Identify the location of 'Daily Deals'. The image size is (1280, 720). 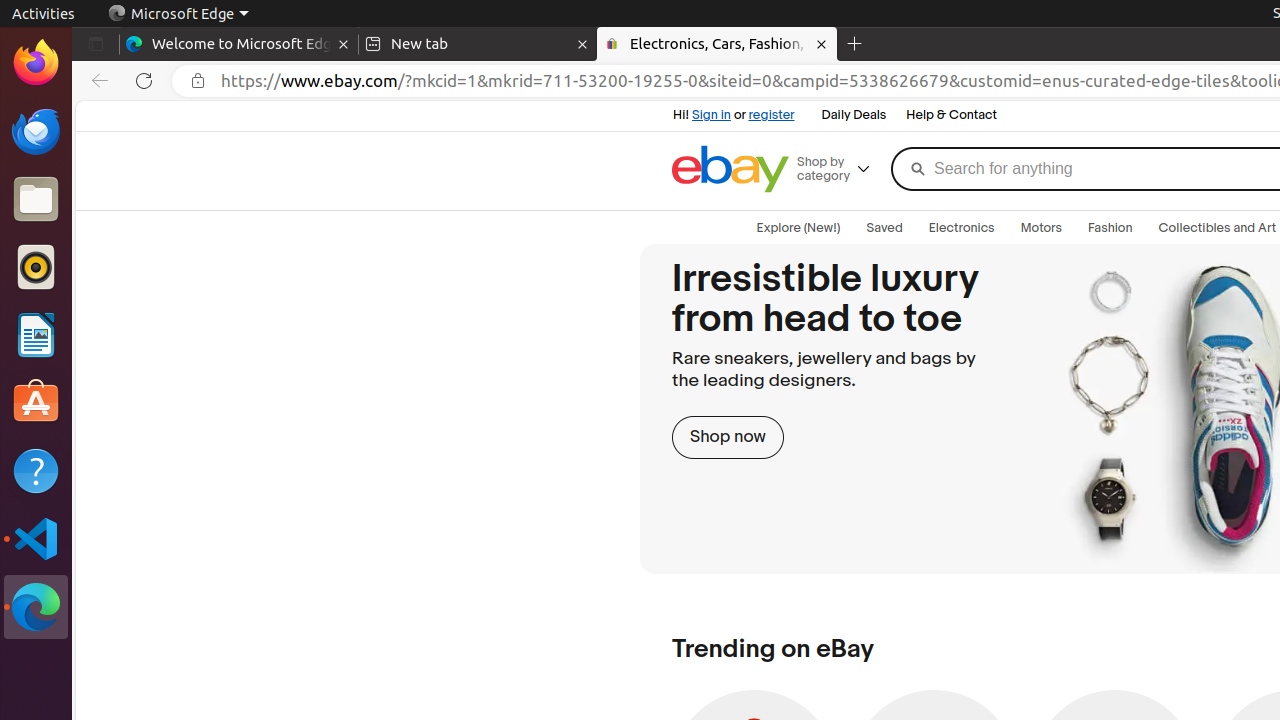
(854, 115).